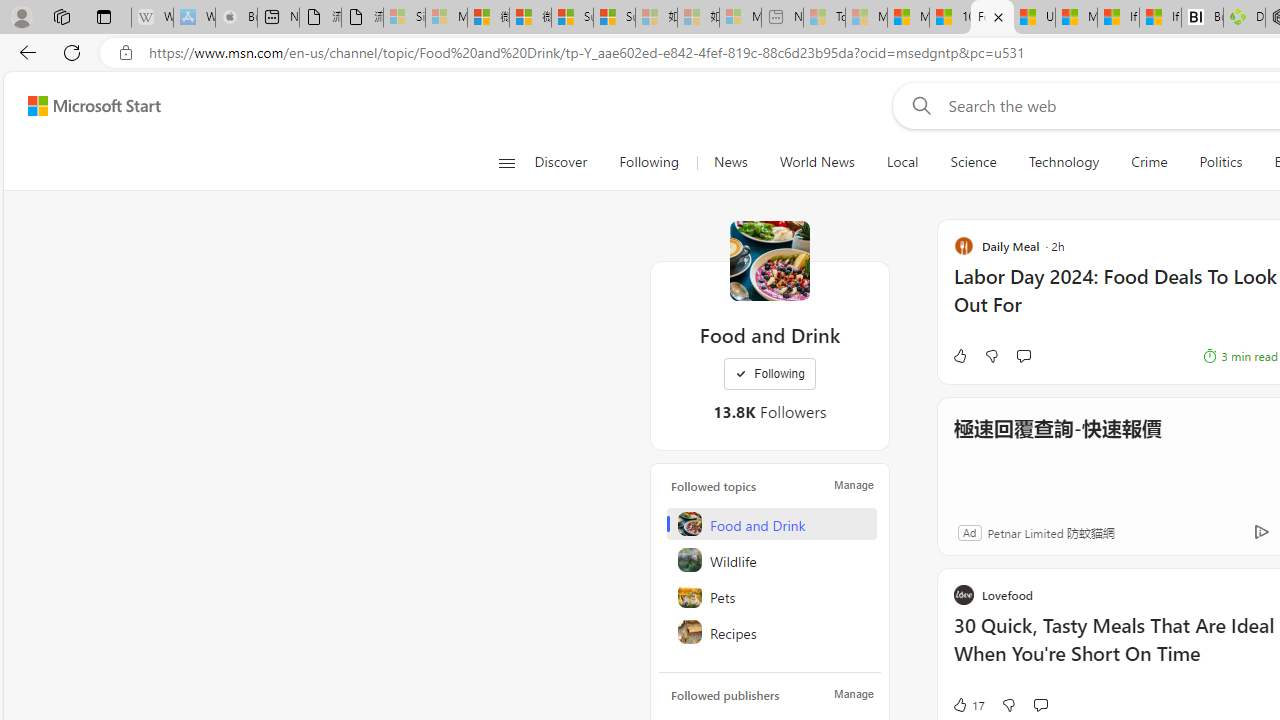  Describe the element at coordinates (968, 703) in the screenshot. I see `'17 Like'` at that location.